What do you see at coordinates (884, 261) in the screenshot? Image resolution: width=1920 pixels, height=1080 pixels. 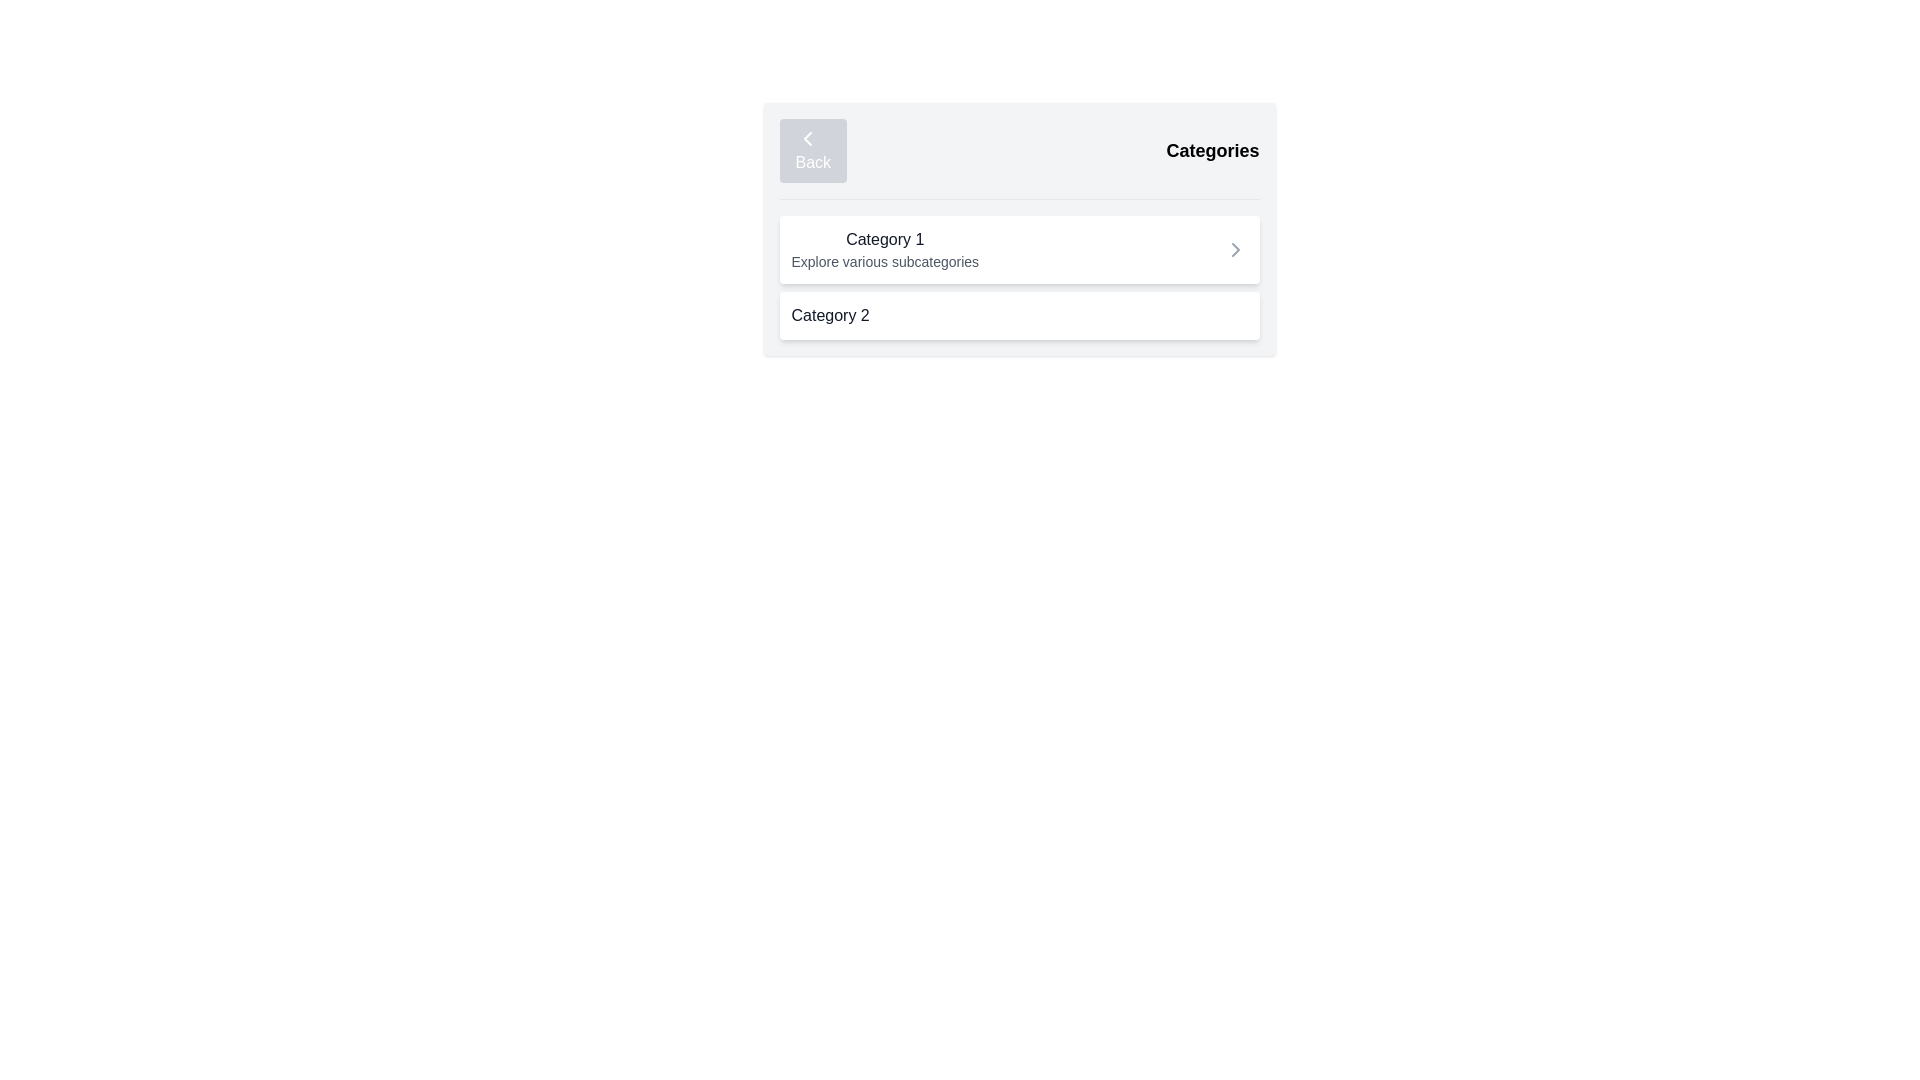 I see `the text label reading 'Explore various subcategories', which is styled in small gray font and located under the heading 'Category 1'` at bounding box center [884, 261].